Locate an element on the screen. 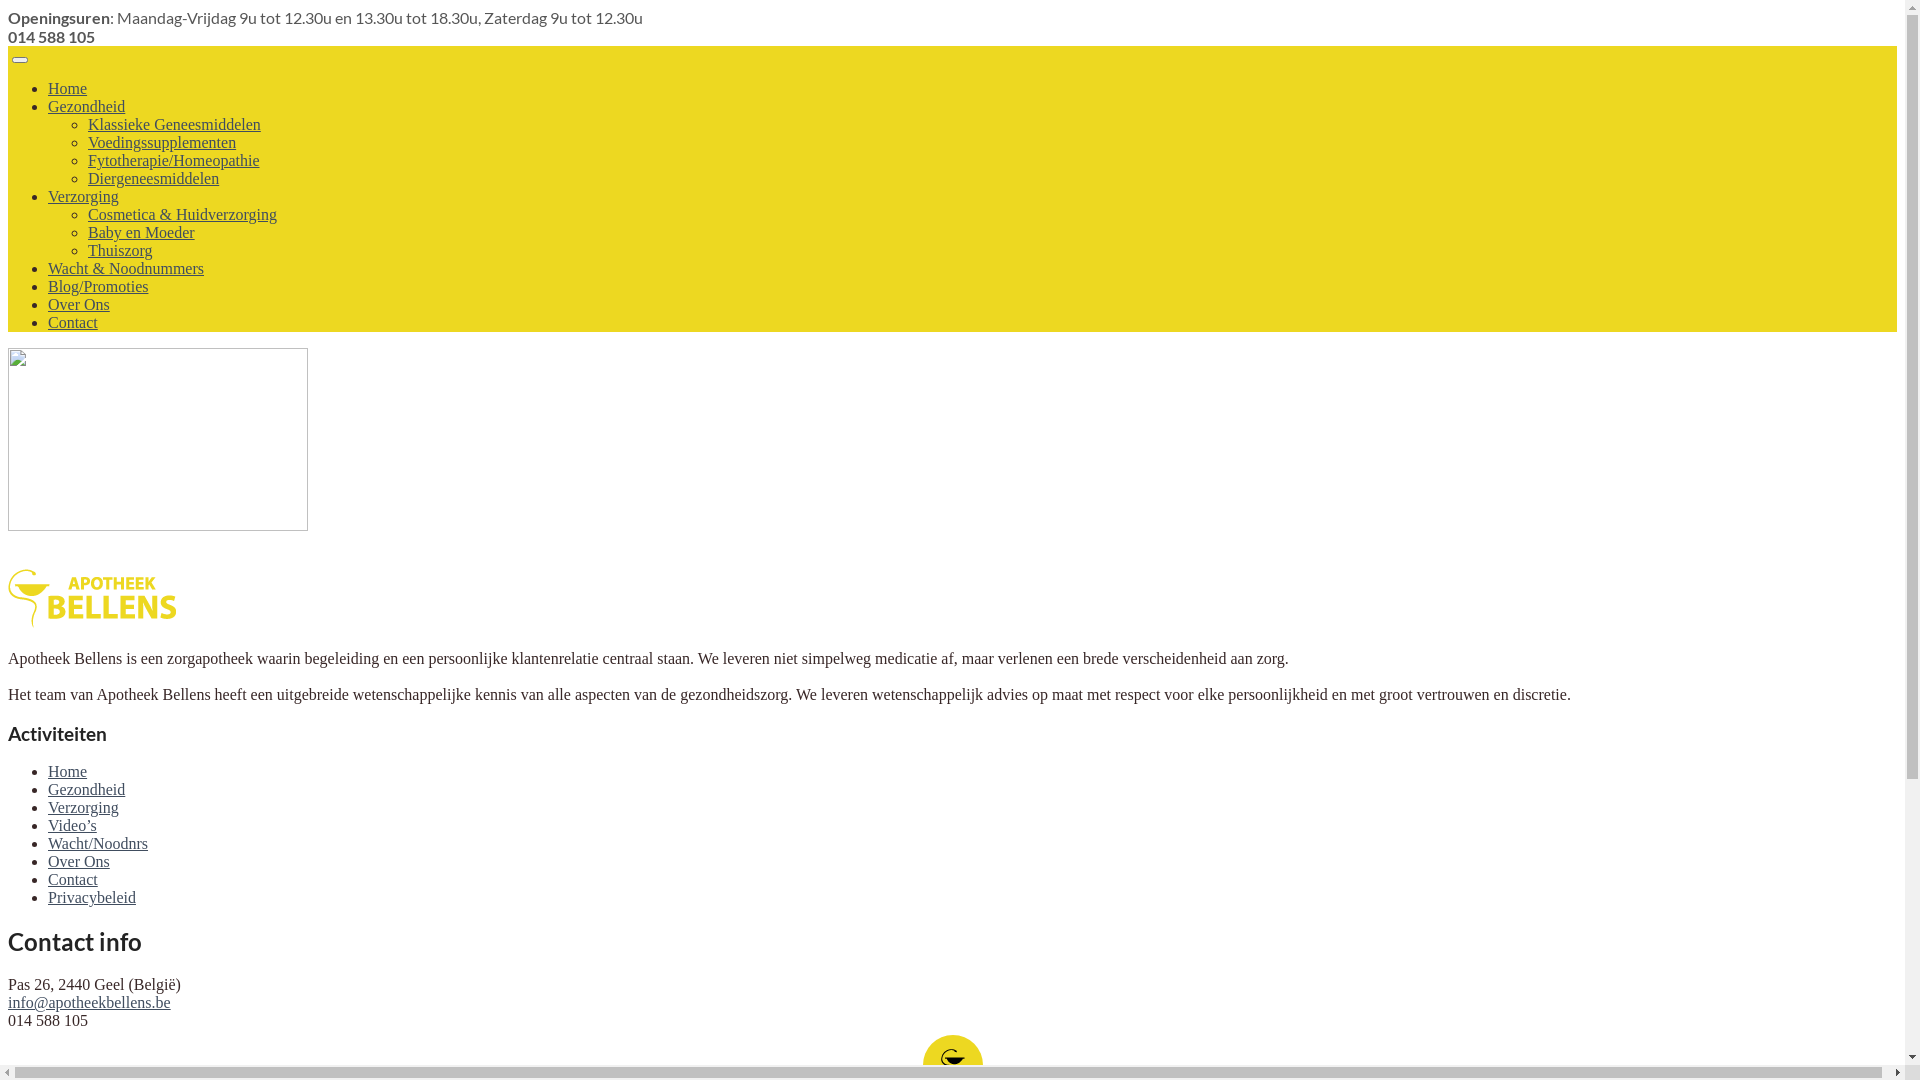 This screenshot has height=1080, width=1920. 'Diergeneesmiddelen' is located at coordinates (86, 177).